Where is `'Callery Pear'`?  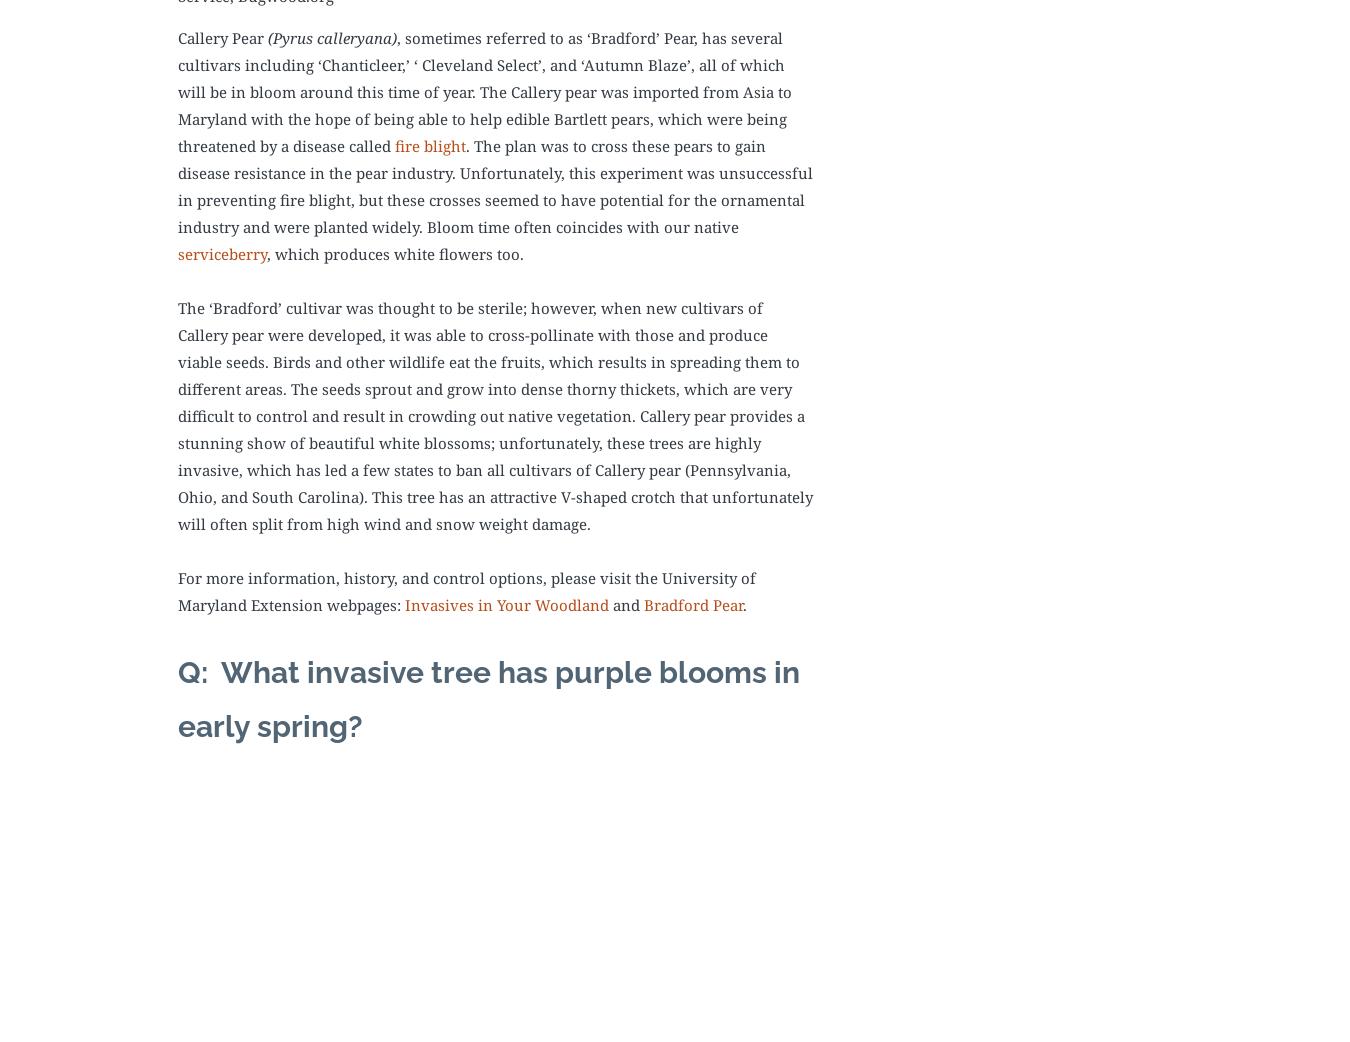
'Callery Pear' is located at coordinates (223, 37).